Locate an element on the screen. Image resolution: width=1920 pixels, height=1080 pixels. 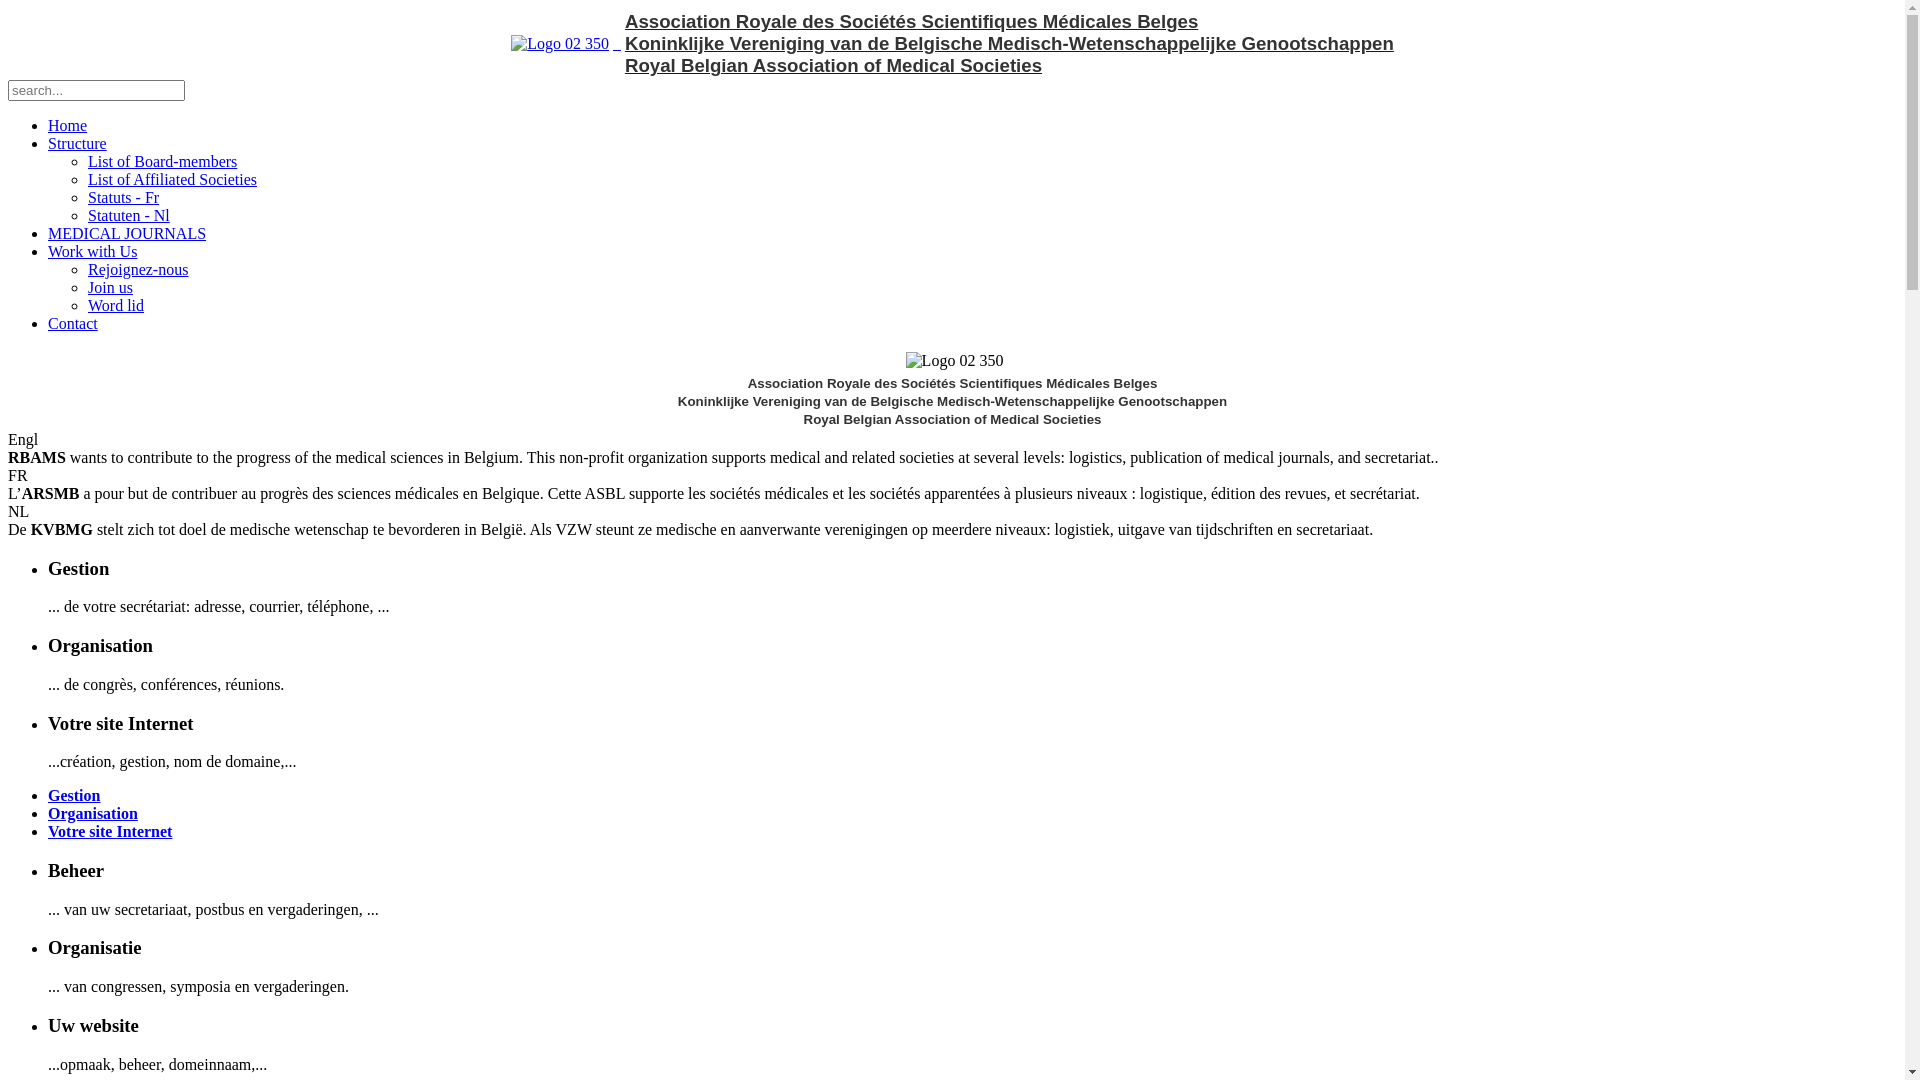
'Rejoignez-nous' is located at coordinates (137, 268).